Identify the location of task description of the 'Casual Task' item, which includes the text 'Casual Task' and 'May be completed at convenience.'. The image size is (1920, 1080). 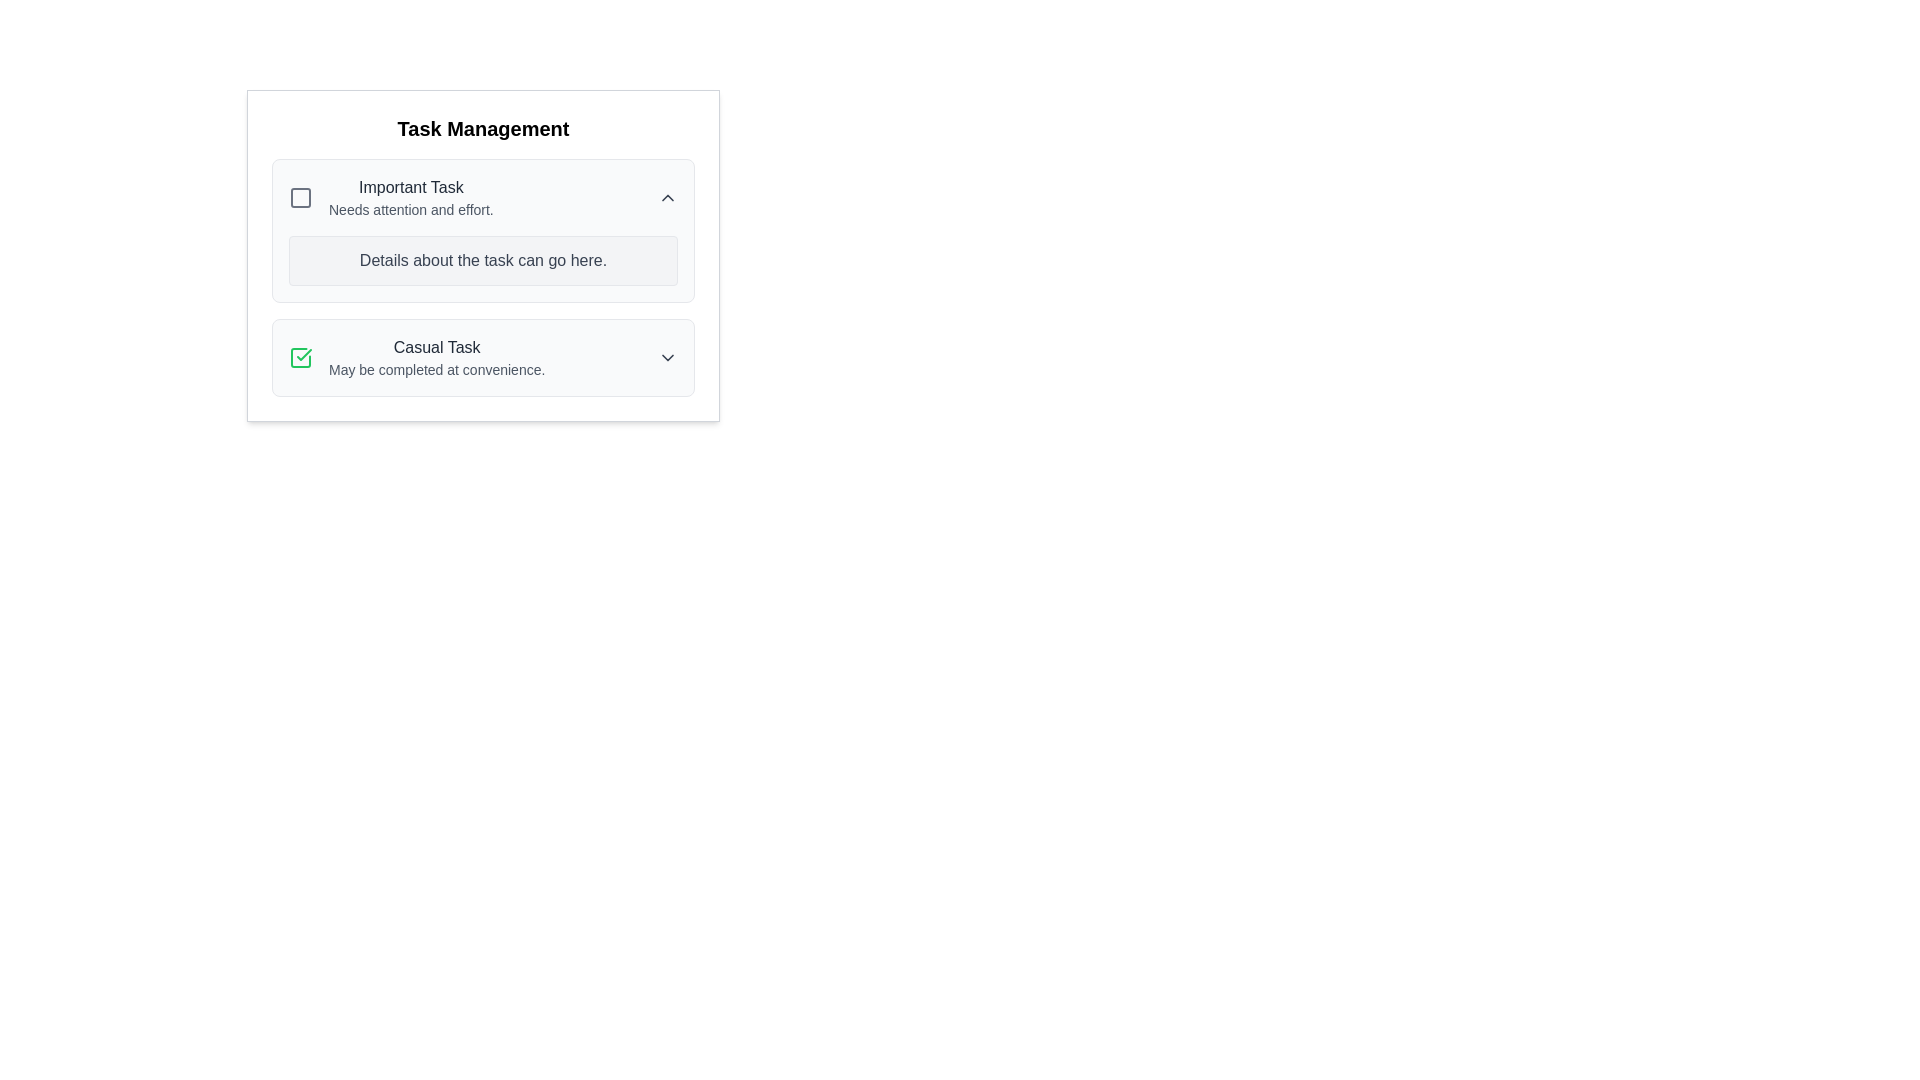
(416, 357).